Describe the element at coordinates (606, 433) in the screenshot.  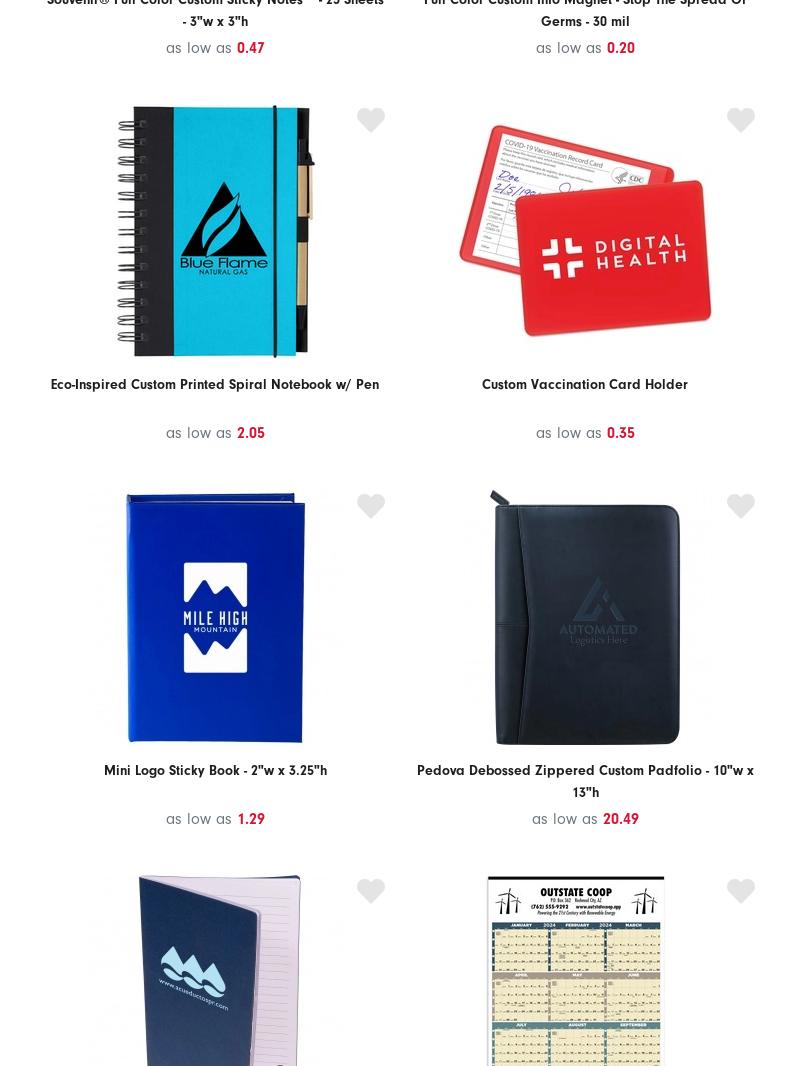
I see `'0.35'` at that location.